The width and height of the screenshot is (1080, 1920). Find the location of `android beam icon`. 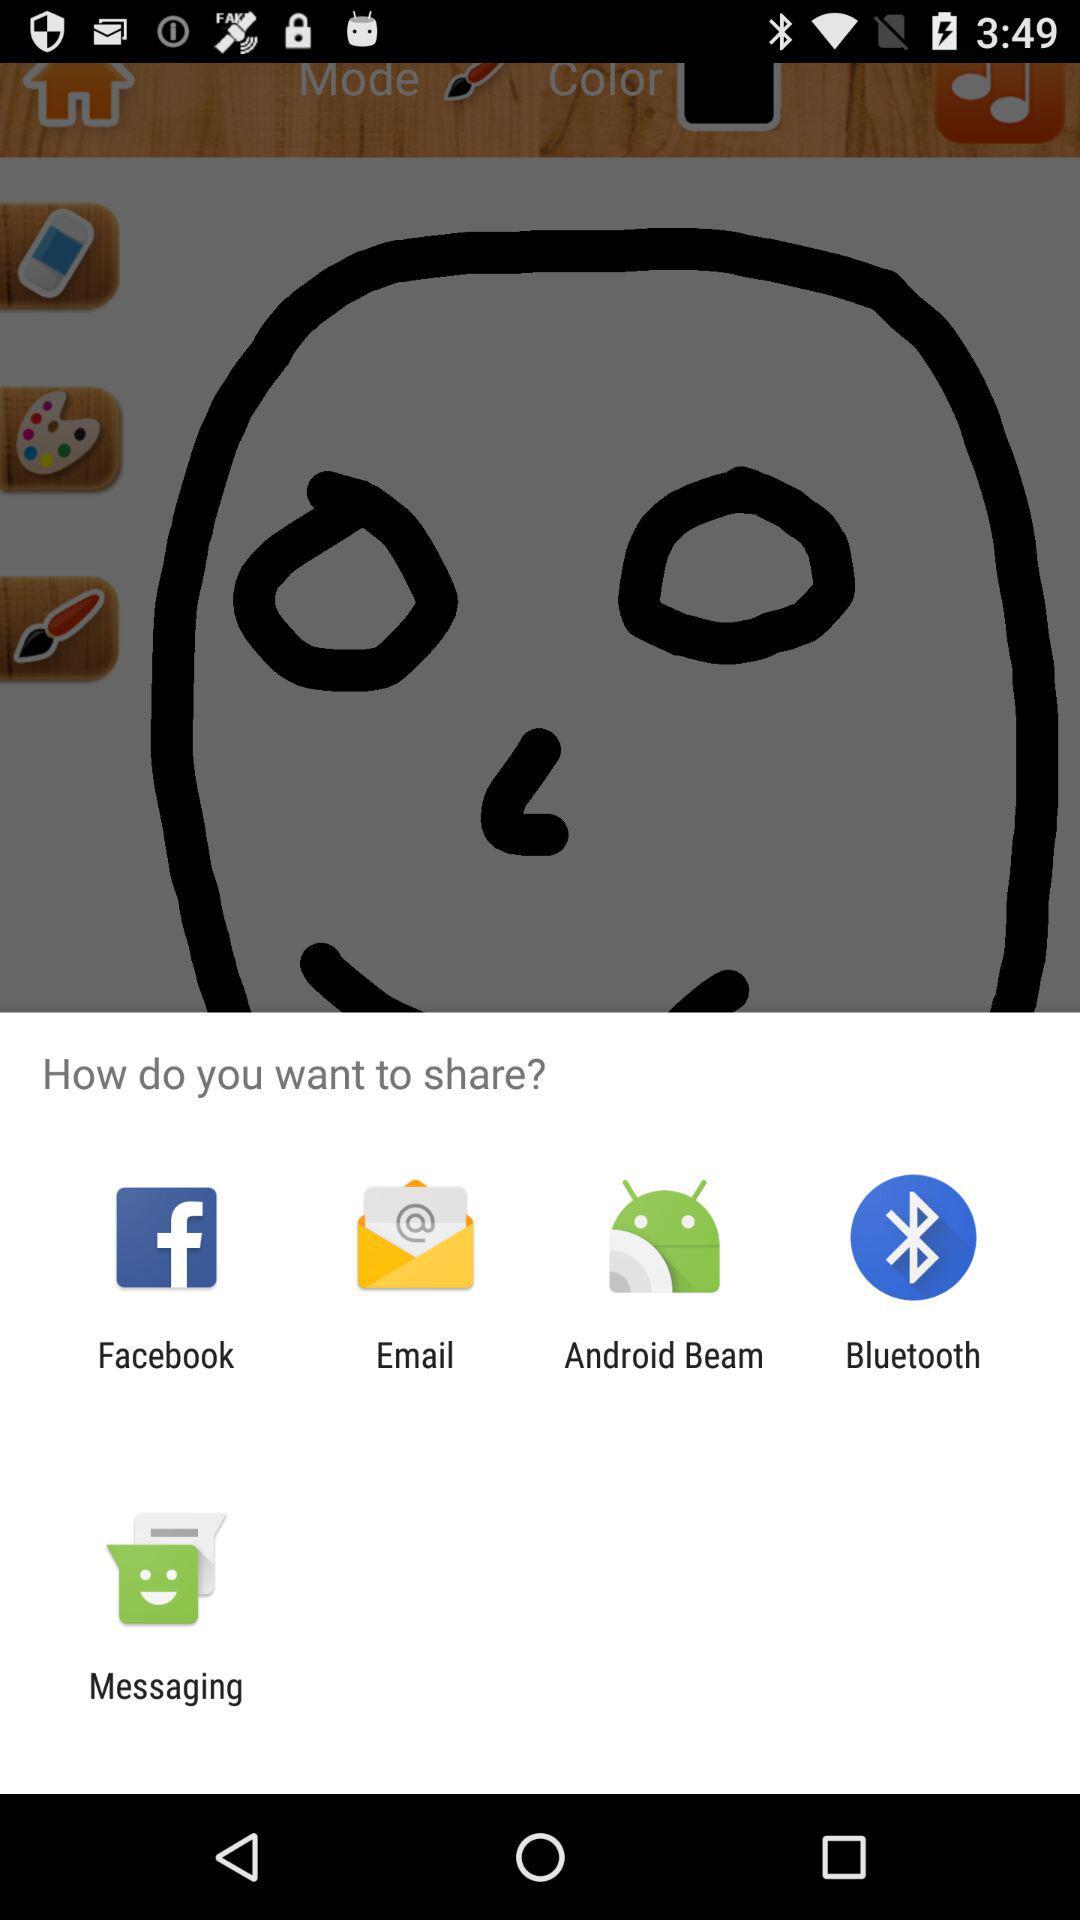

android beam icon is located at coordinates (664, 1374).